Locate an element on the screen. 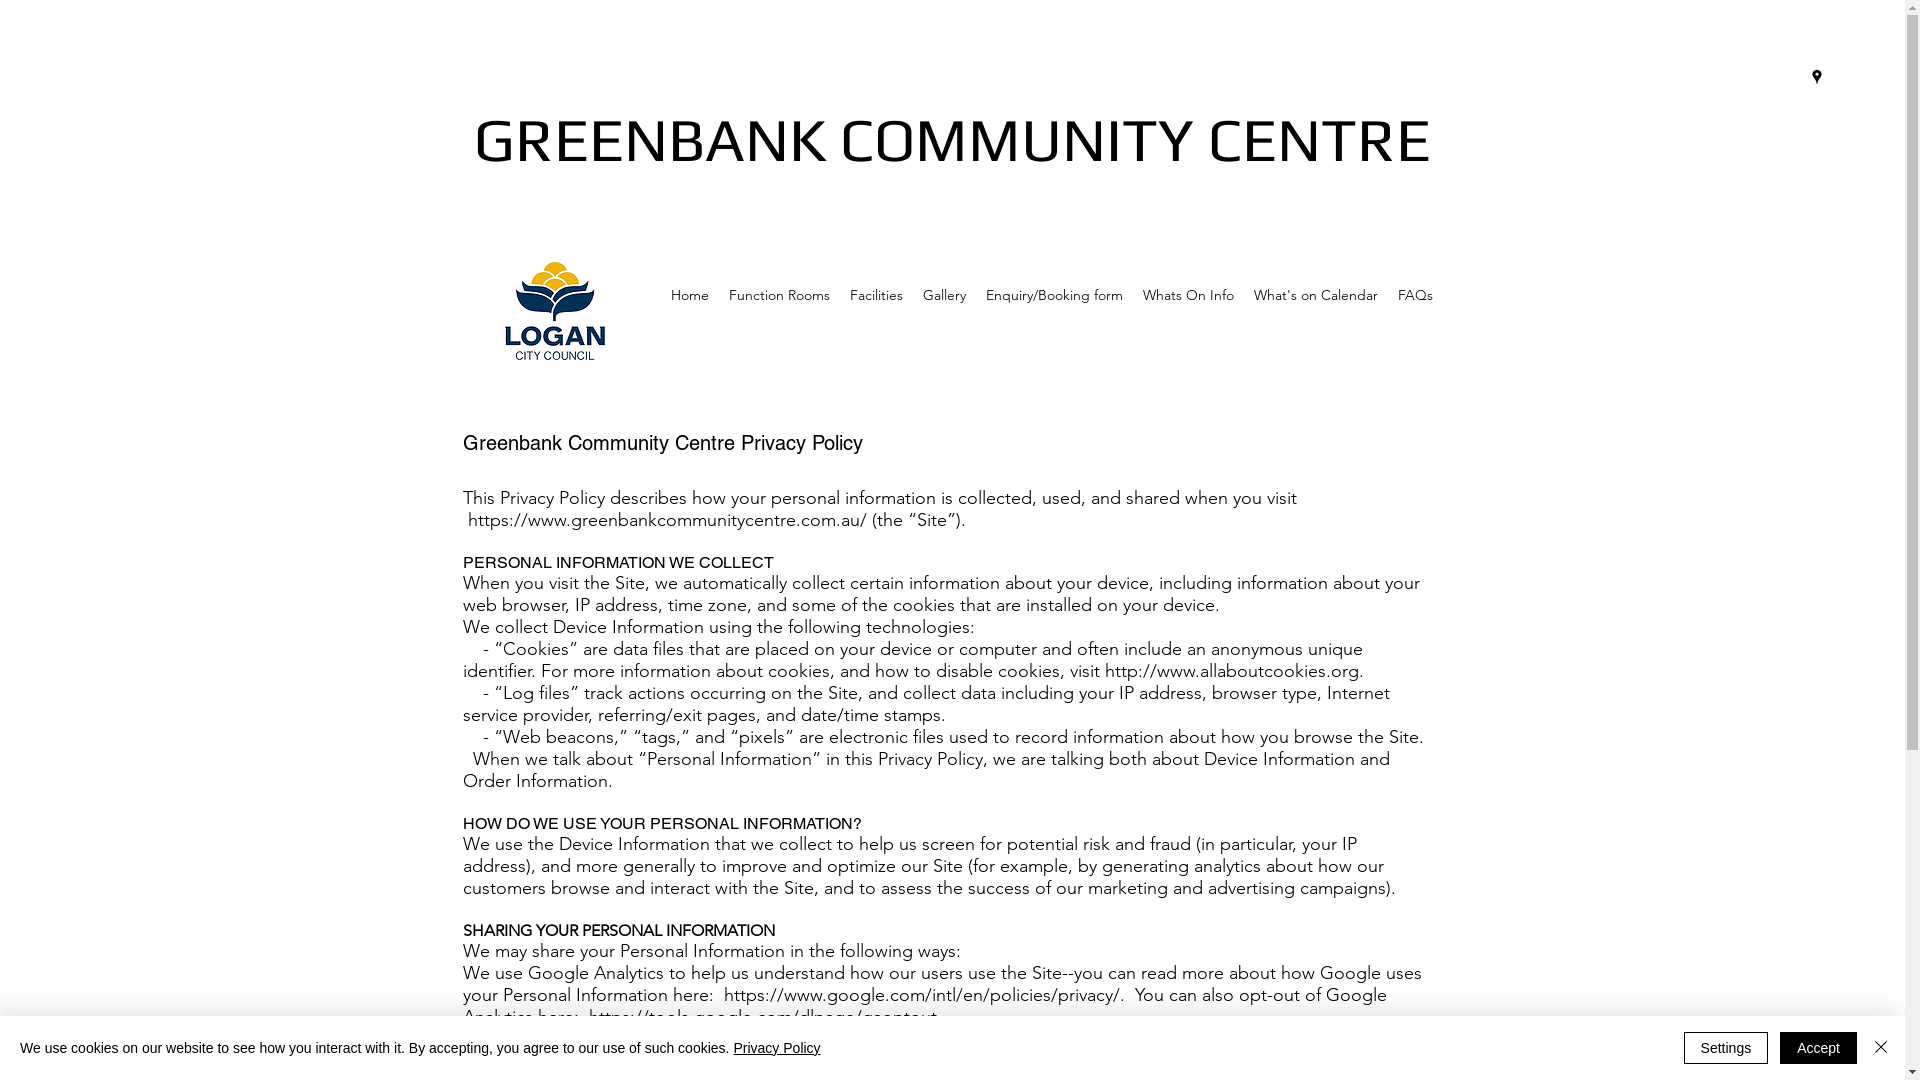  'FAQs' is located at coordinates (1386, 294).